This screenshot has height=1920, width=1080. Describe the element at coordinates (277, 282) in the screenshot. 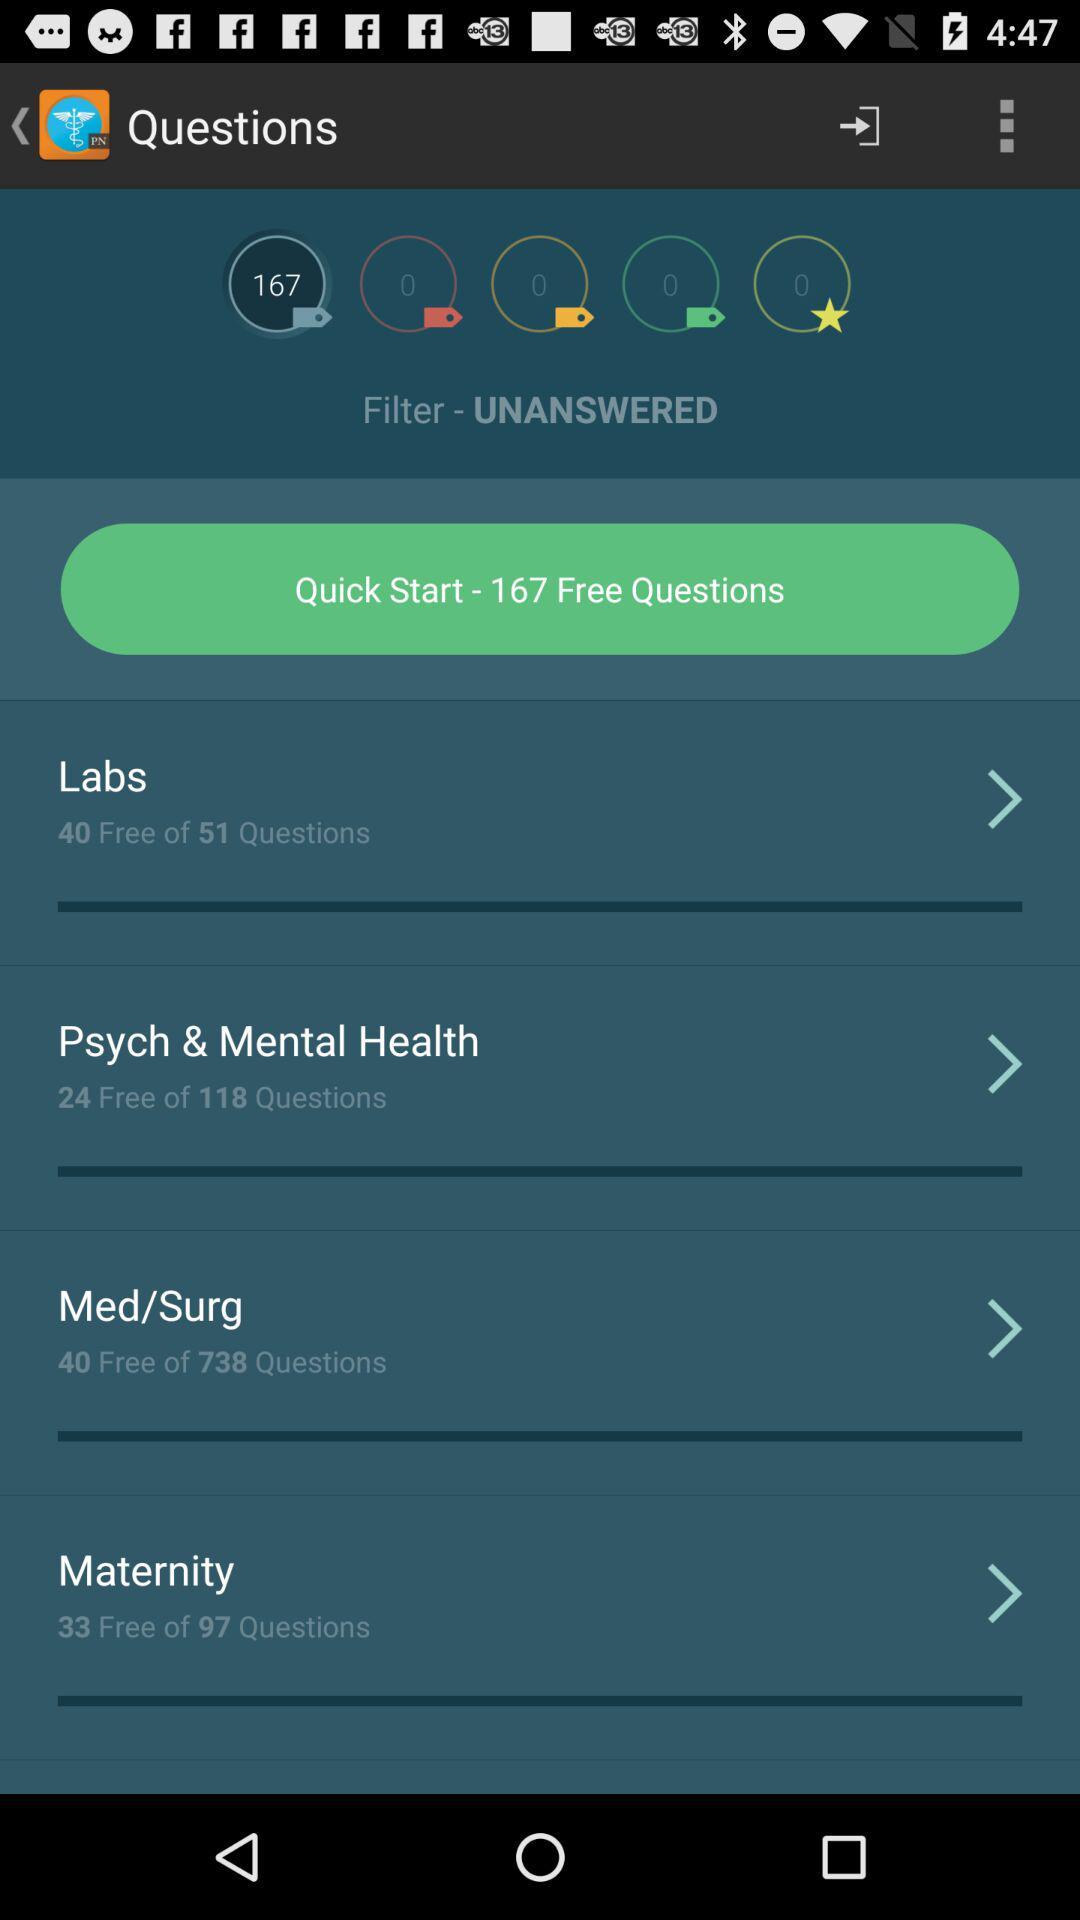

I see `answer the question` at that location.